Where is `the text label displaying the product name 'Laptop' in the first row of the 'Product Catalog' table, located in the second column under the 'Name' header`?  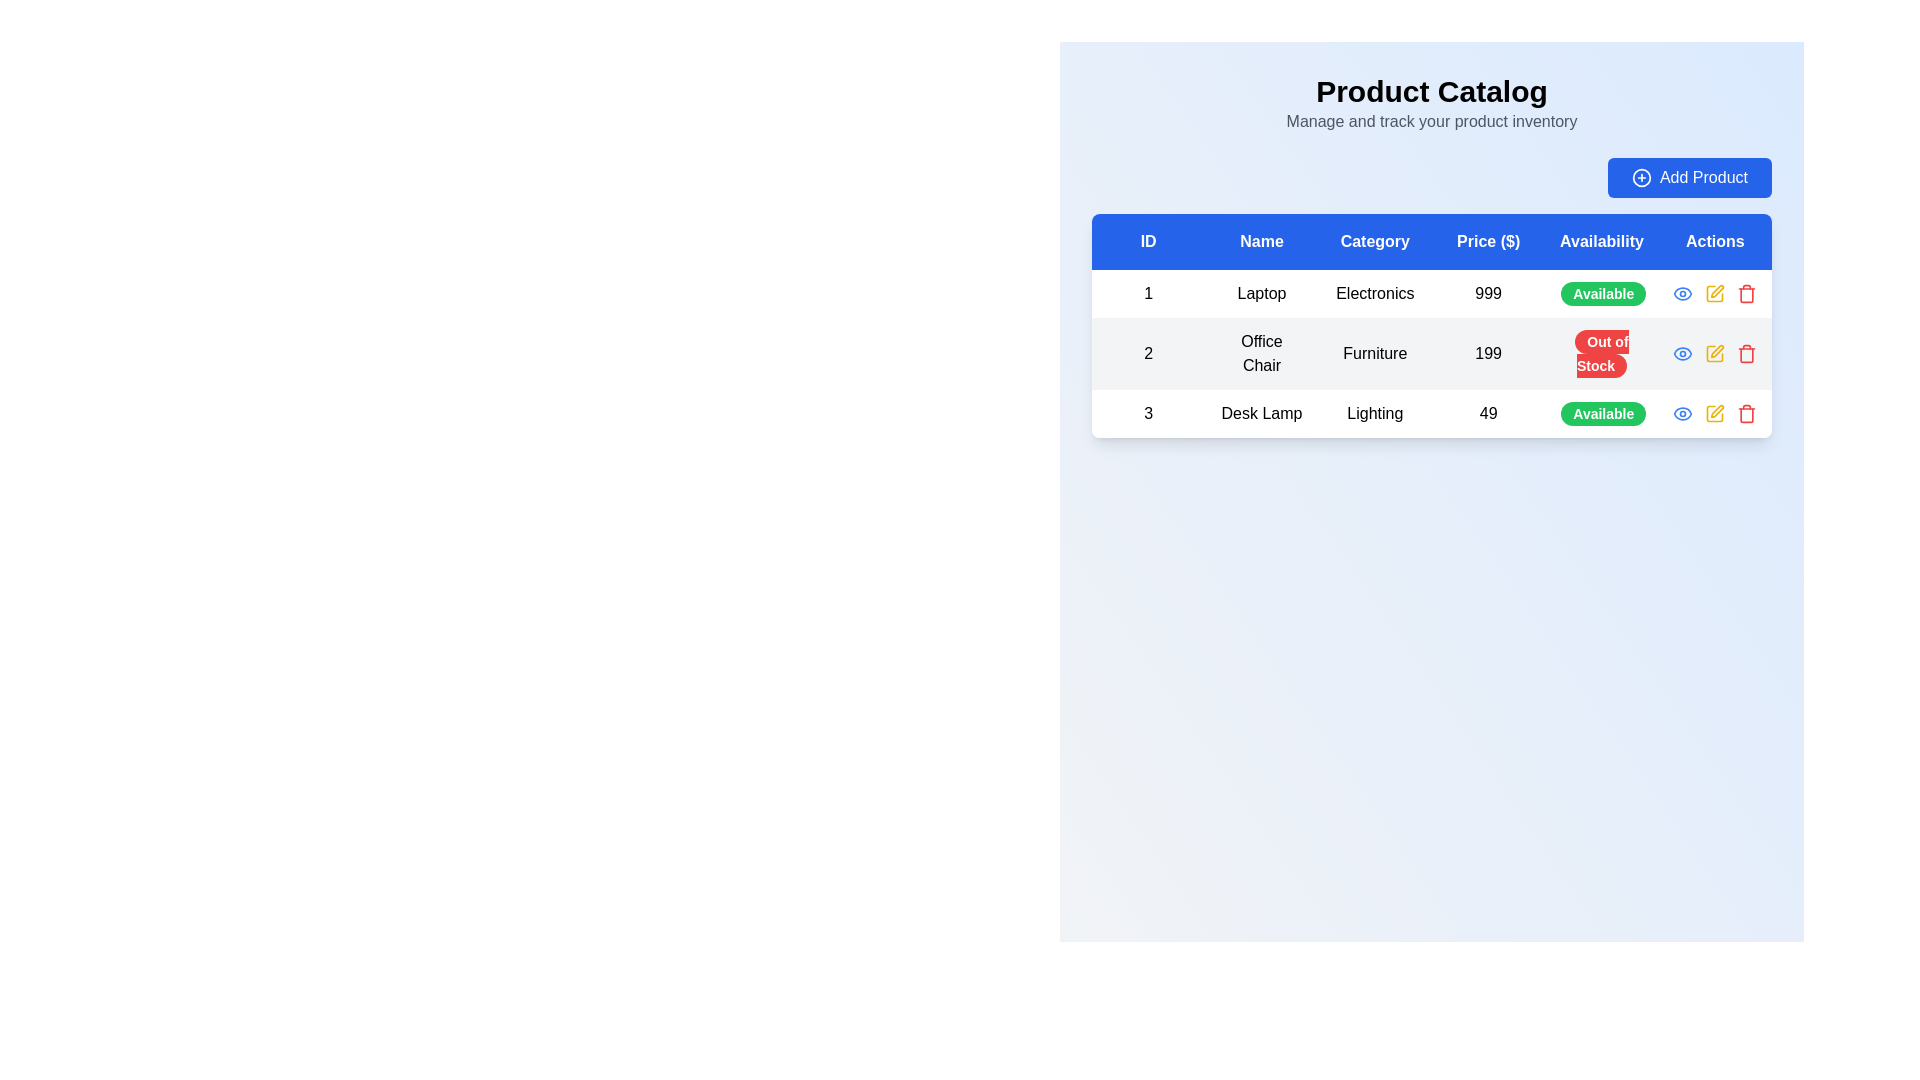 the text label displaying the product name 'Laptop' in the first row of the 'Product Catalog' table, located in the second column under the 'Name' header is located at coordinates (1261, 293).